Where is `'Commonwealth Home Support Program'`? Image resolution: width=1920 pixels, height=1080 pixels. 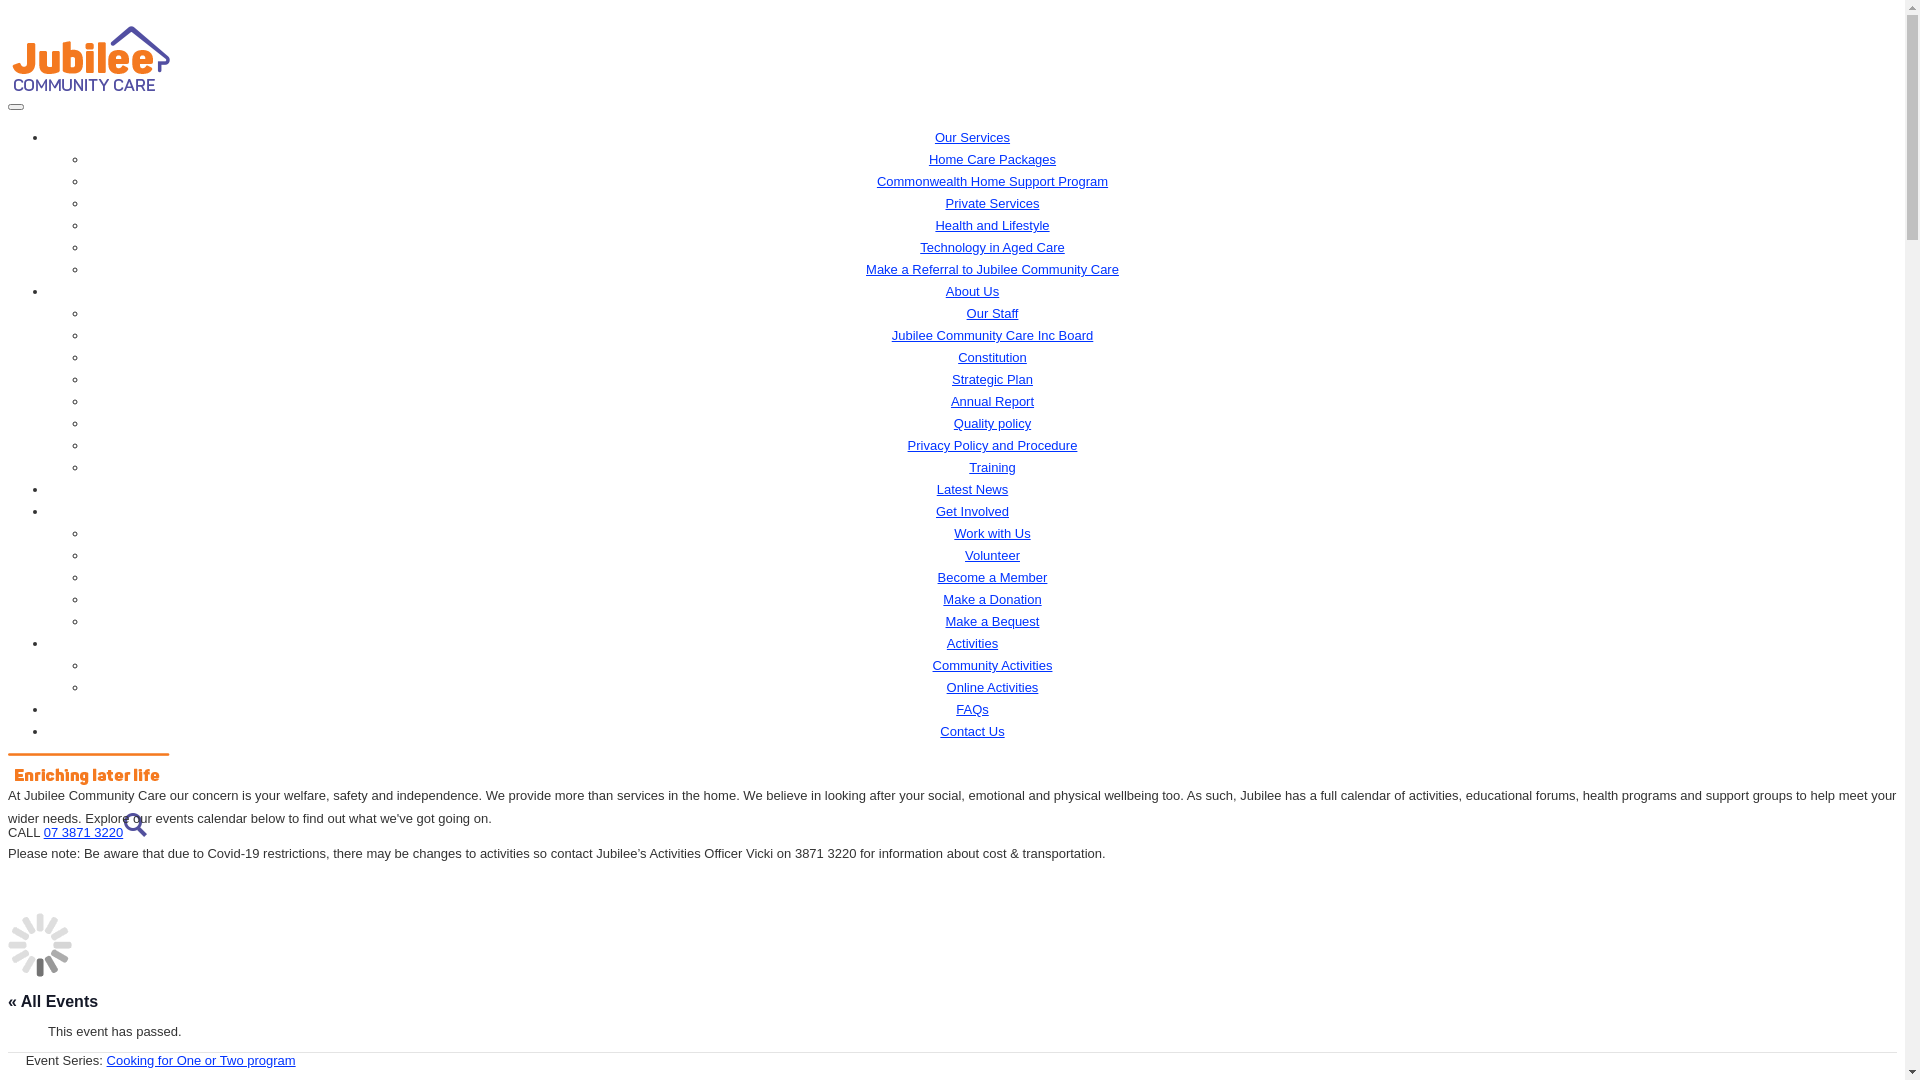
'Commonwealth Home Support Program' is located at coordinates (992, 181).